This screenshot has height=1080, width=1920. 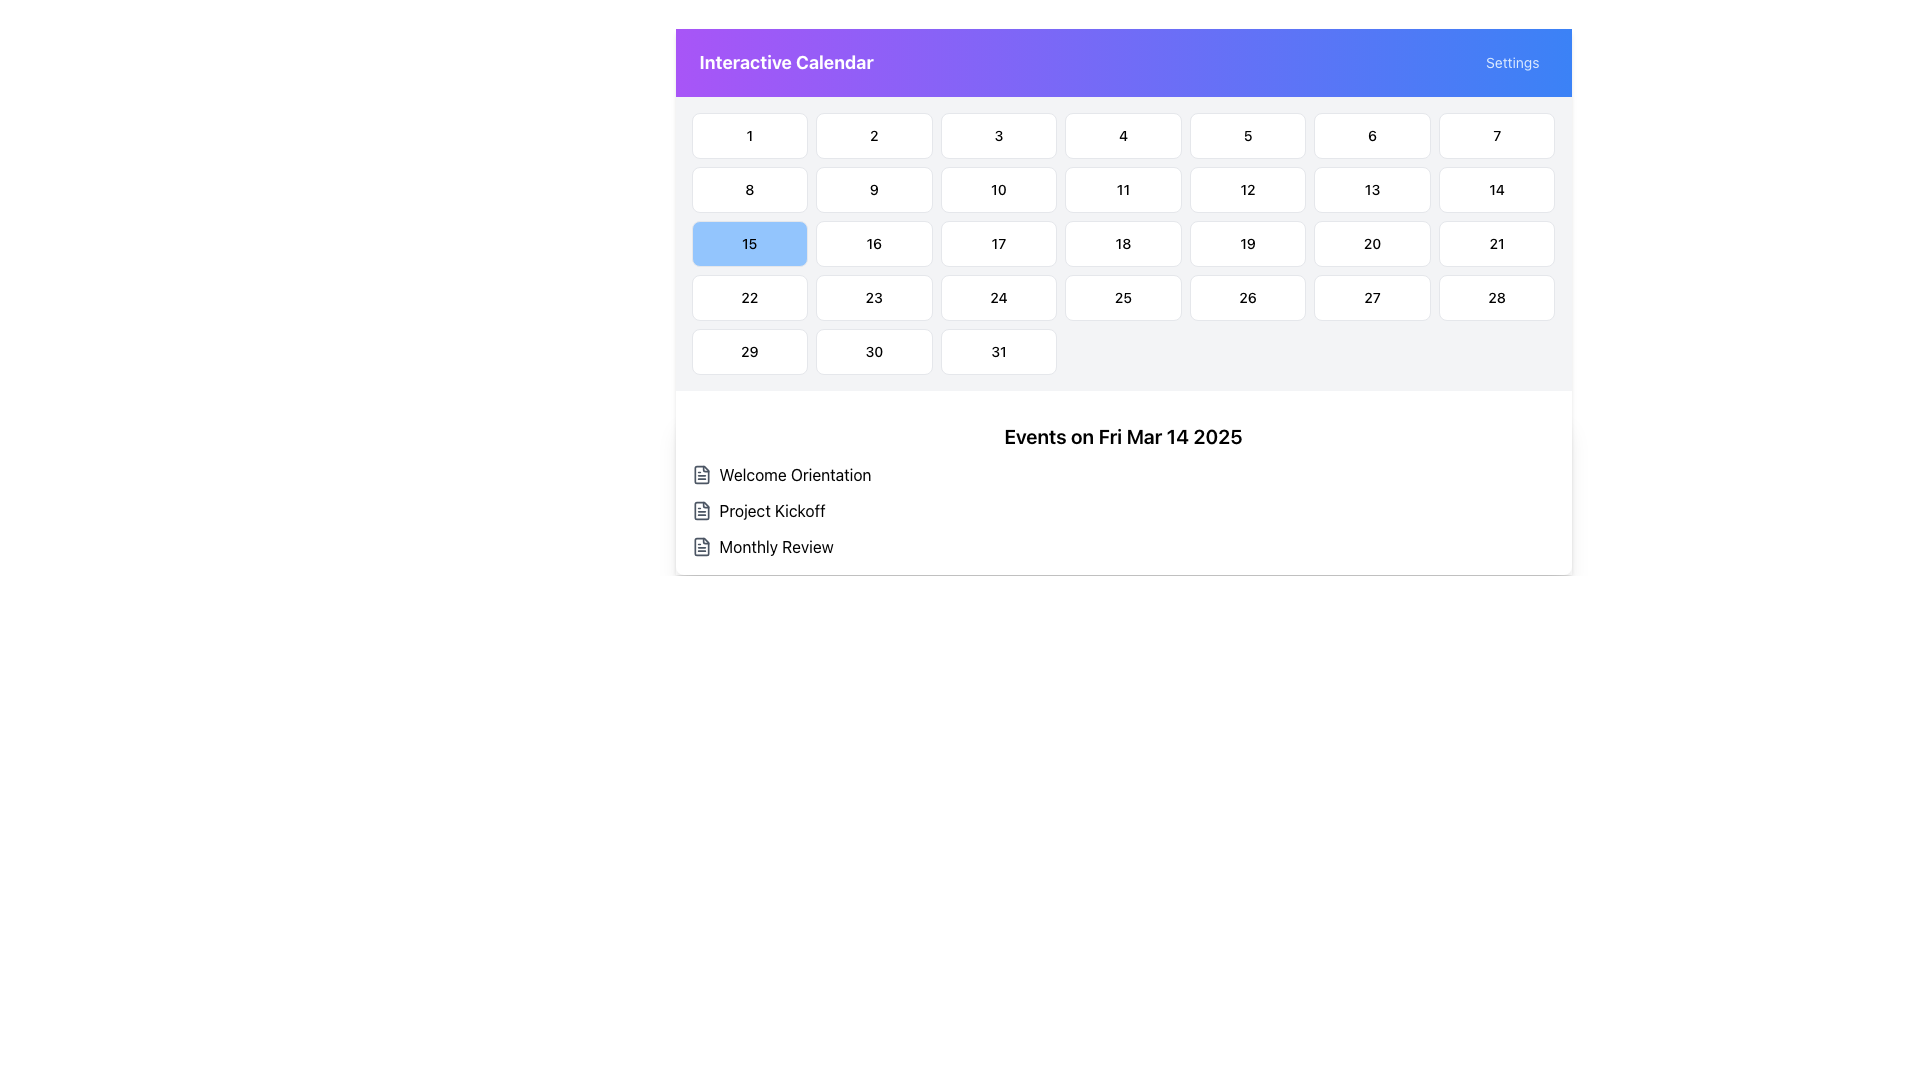 What do you see at coordinates (748, 135) in the screenshot?
I see `the calendar date cell displaying the numeral '1'` at bounding box center [748, 135].